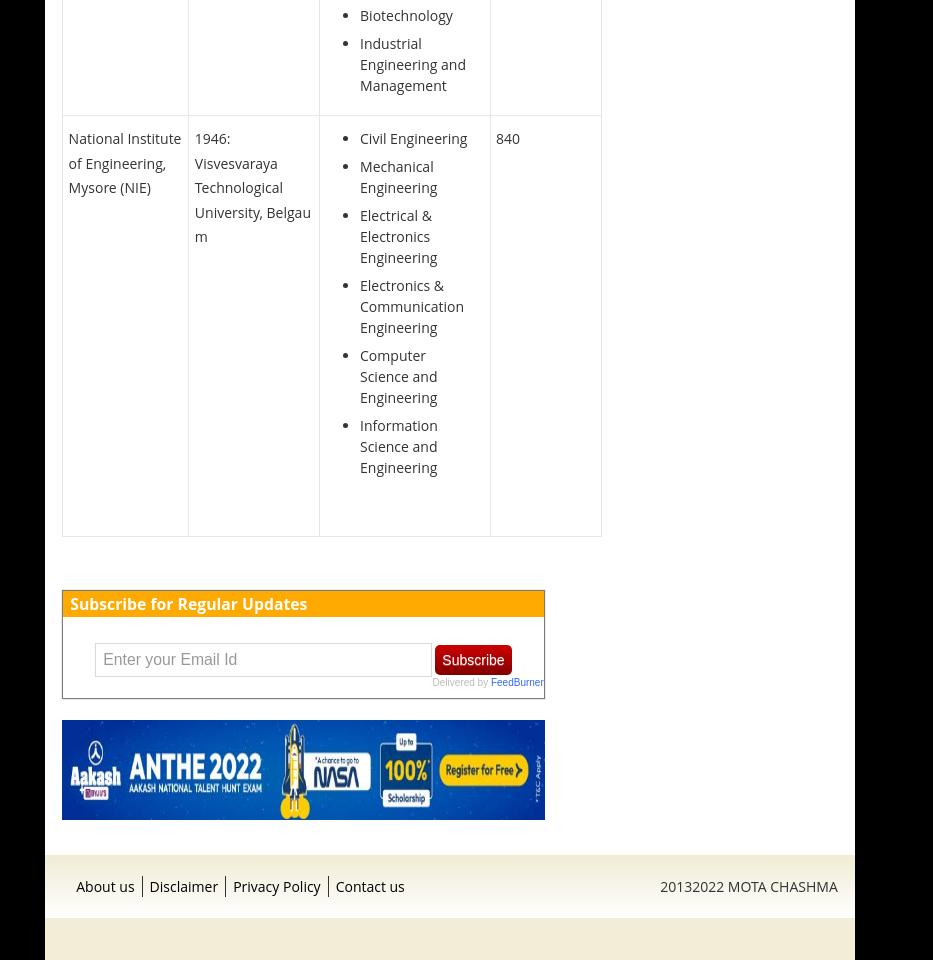 This screenshot has height=960, width=933. I want to click on 'Delivered by', so click(459, 682).